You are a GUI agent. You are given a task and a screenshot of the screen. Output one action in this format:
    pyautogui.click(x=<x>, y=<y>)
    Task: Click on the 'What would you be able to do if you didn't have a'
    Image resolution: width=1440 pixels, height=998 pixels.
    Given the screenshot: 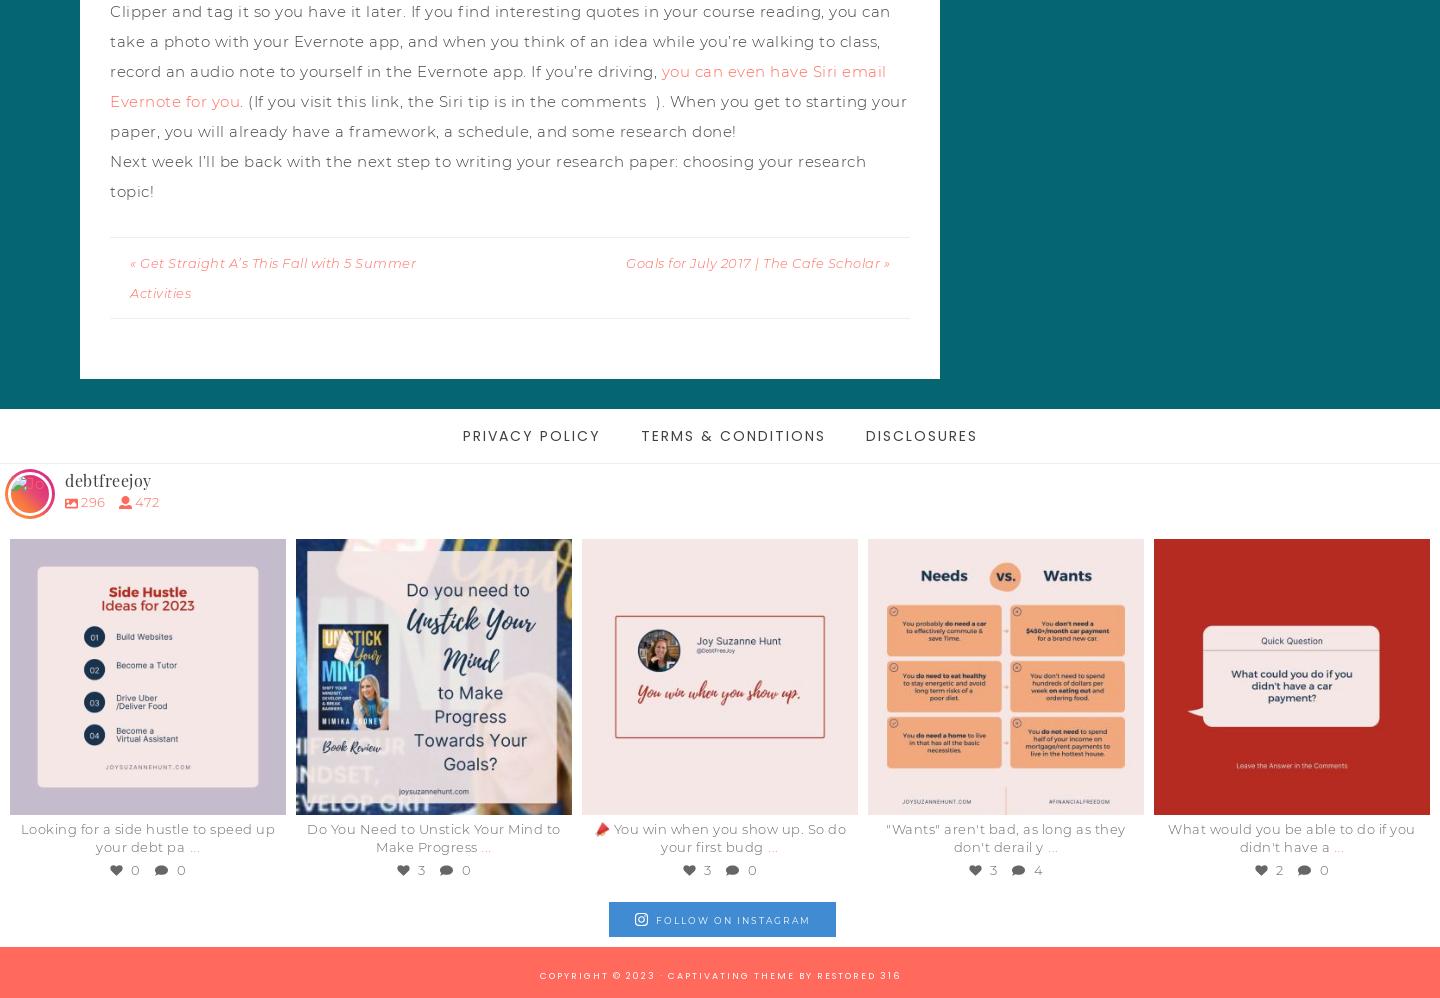 What is the action you would take?
    pyautogui.click(x=1291, y=838)
    